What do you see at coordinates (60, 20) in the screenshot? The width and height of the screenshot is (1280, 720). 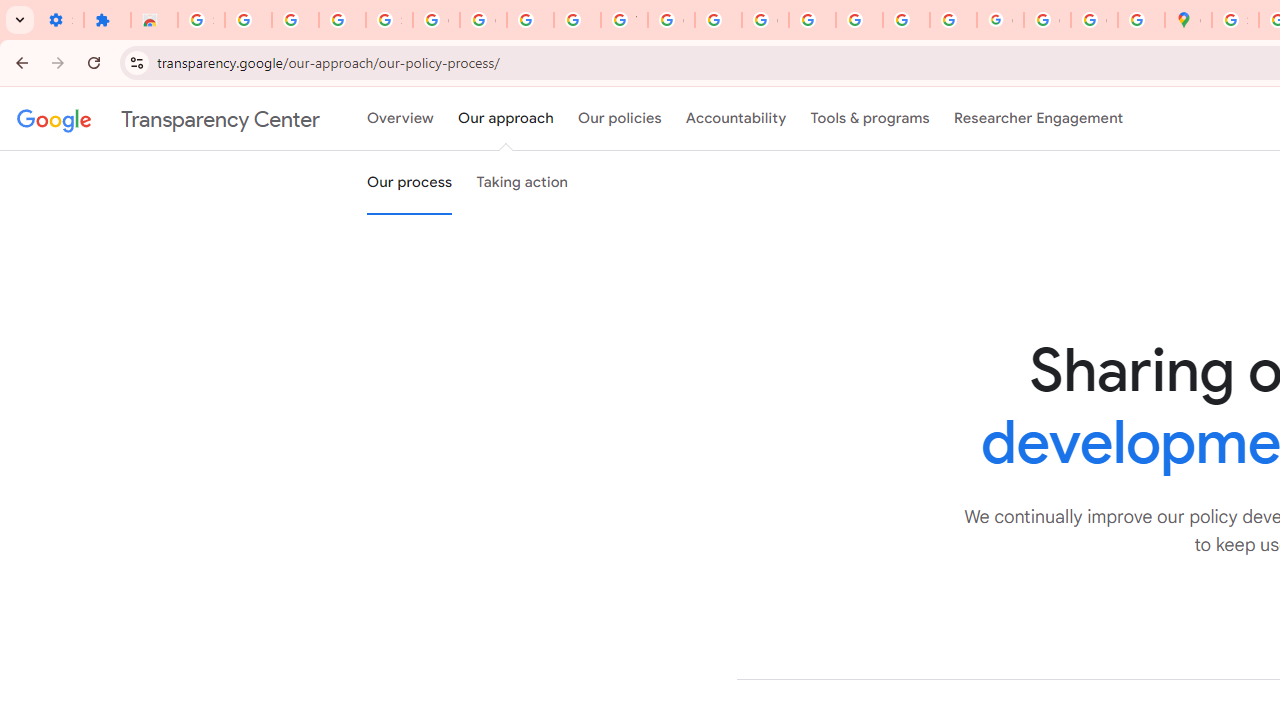 I see `'Settings - On startup'` at bounding box center [60, 20].